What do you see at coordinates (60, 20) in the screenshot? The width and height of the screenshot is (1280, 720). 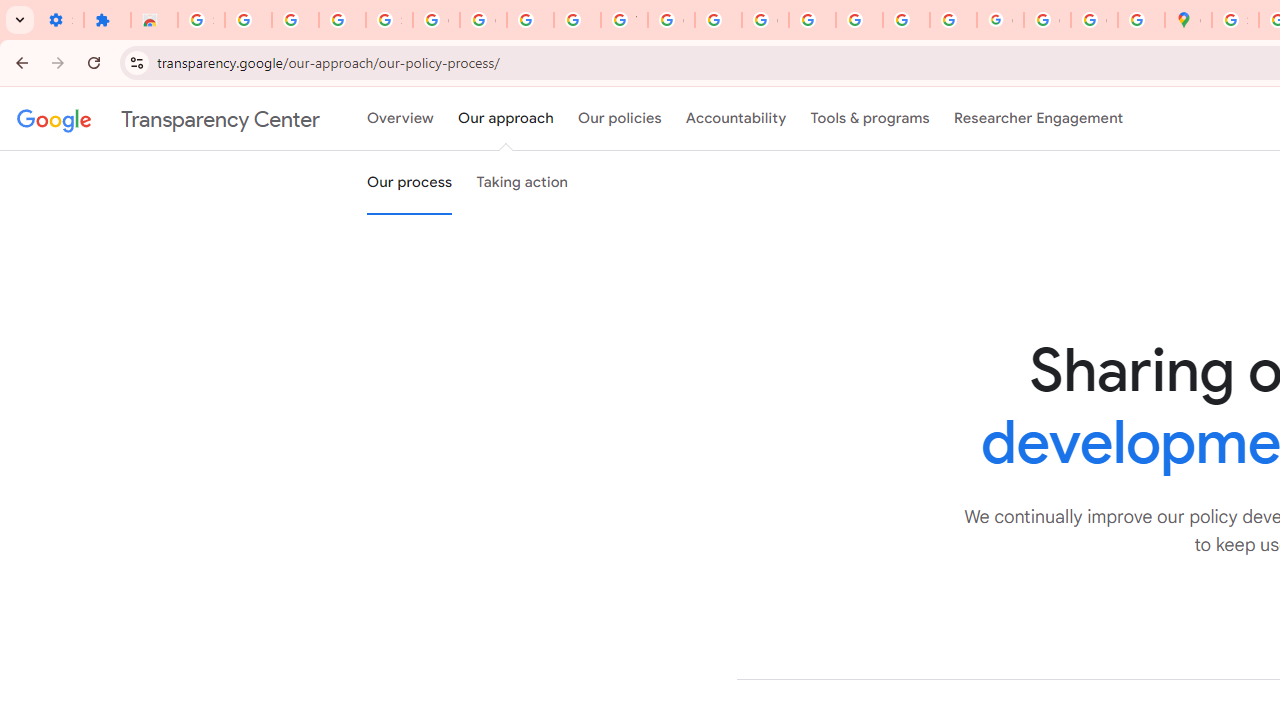 I see `'Settings - On startup'` at bounding box center [60, 20].